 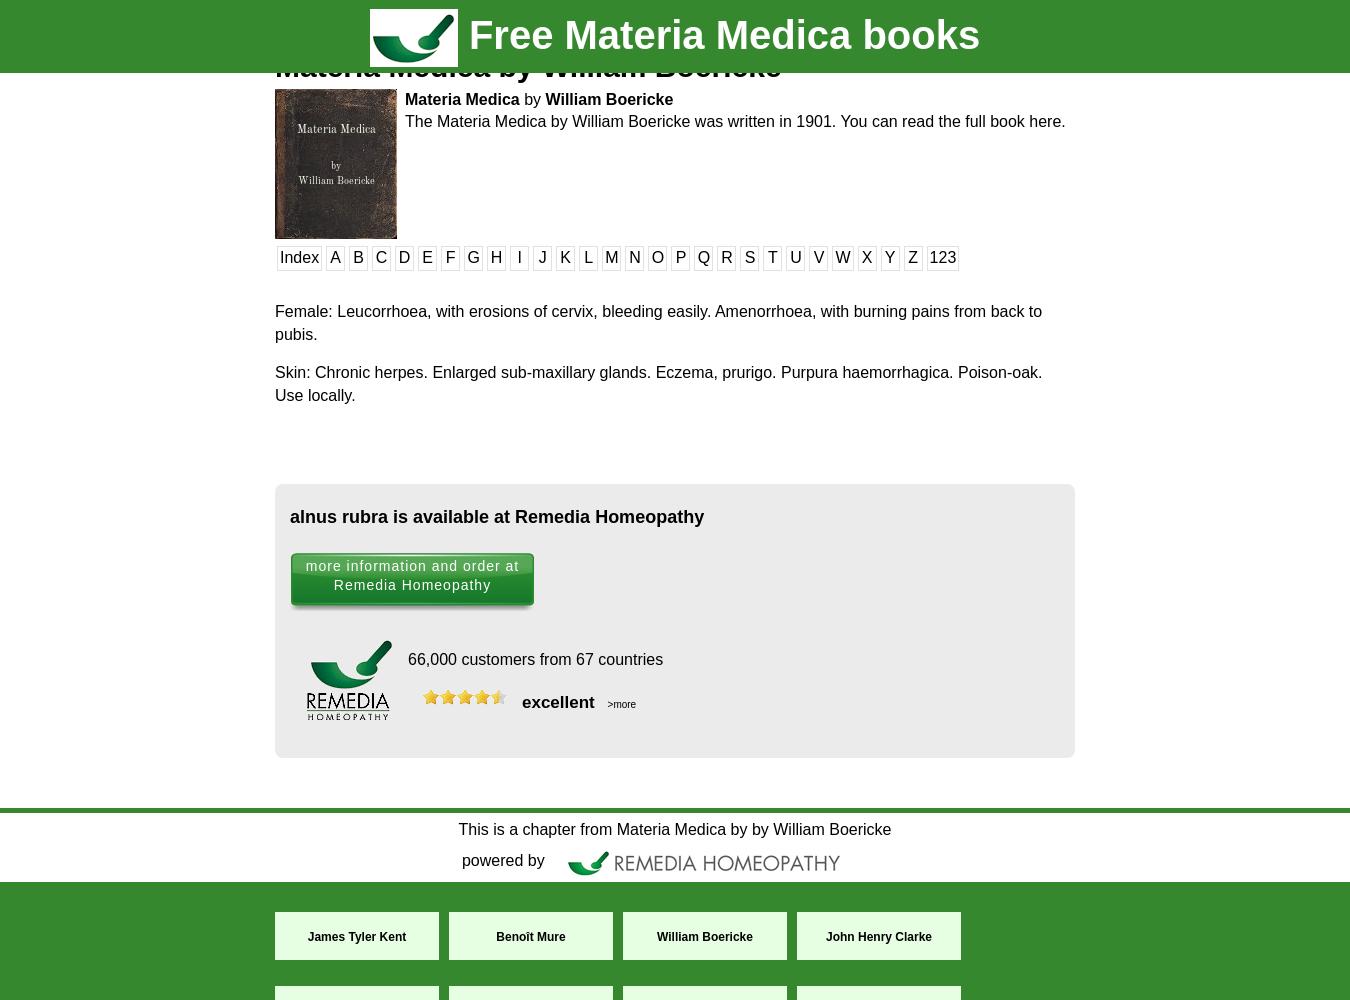 What do you see at coordinates (380, 257) in the screenshot?
I see `'C'` at bounding box center [380, 257].